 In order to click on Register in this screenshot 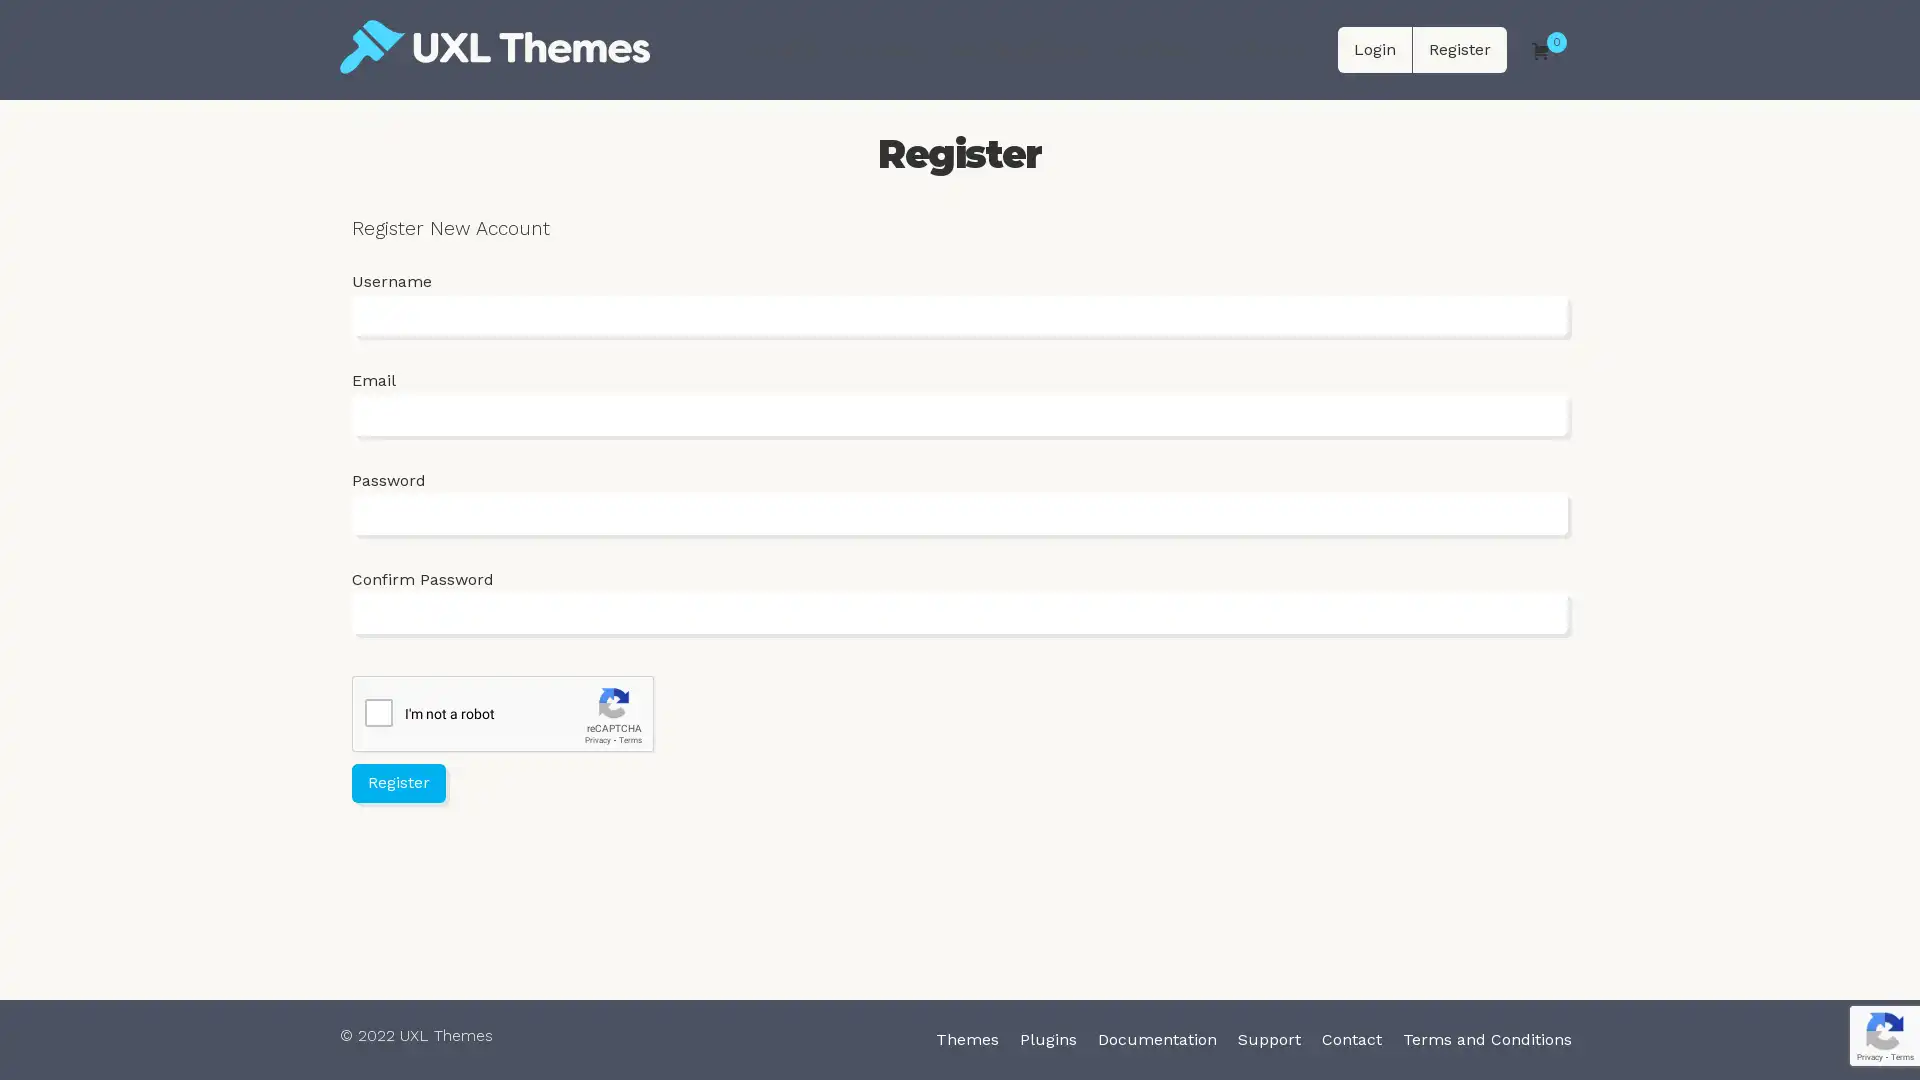, I will do `click(398, 781)`.